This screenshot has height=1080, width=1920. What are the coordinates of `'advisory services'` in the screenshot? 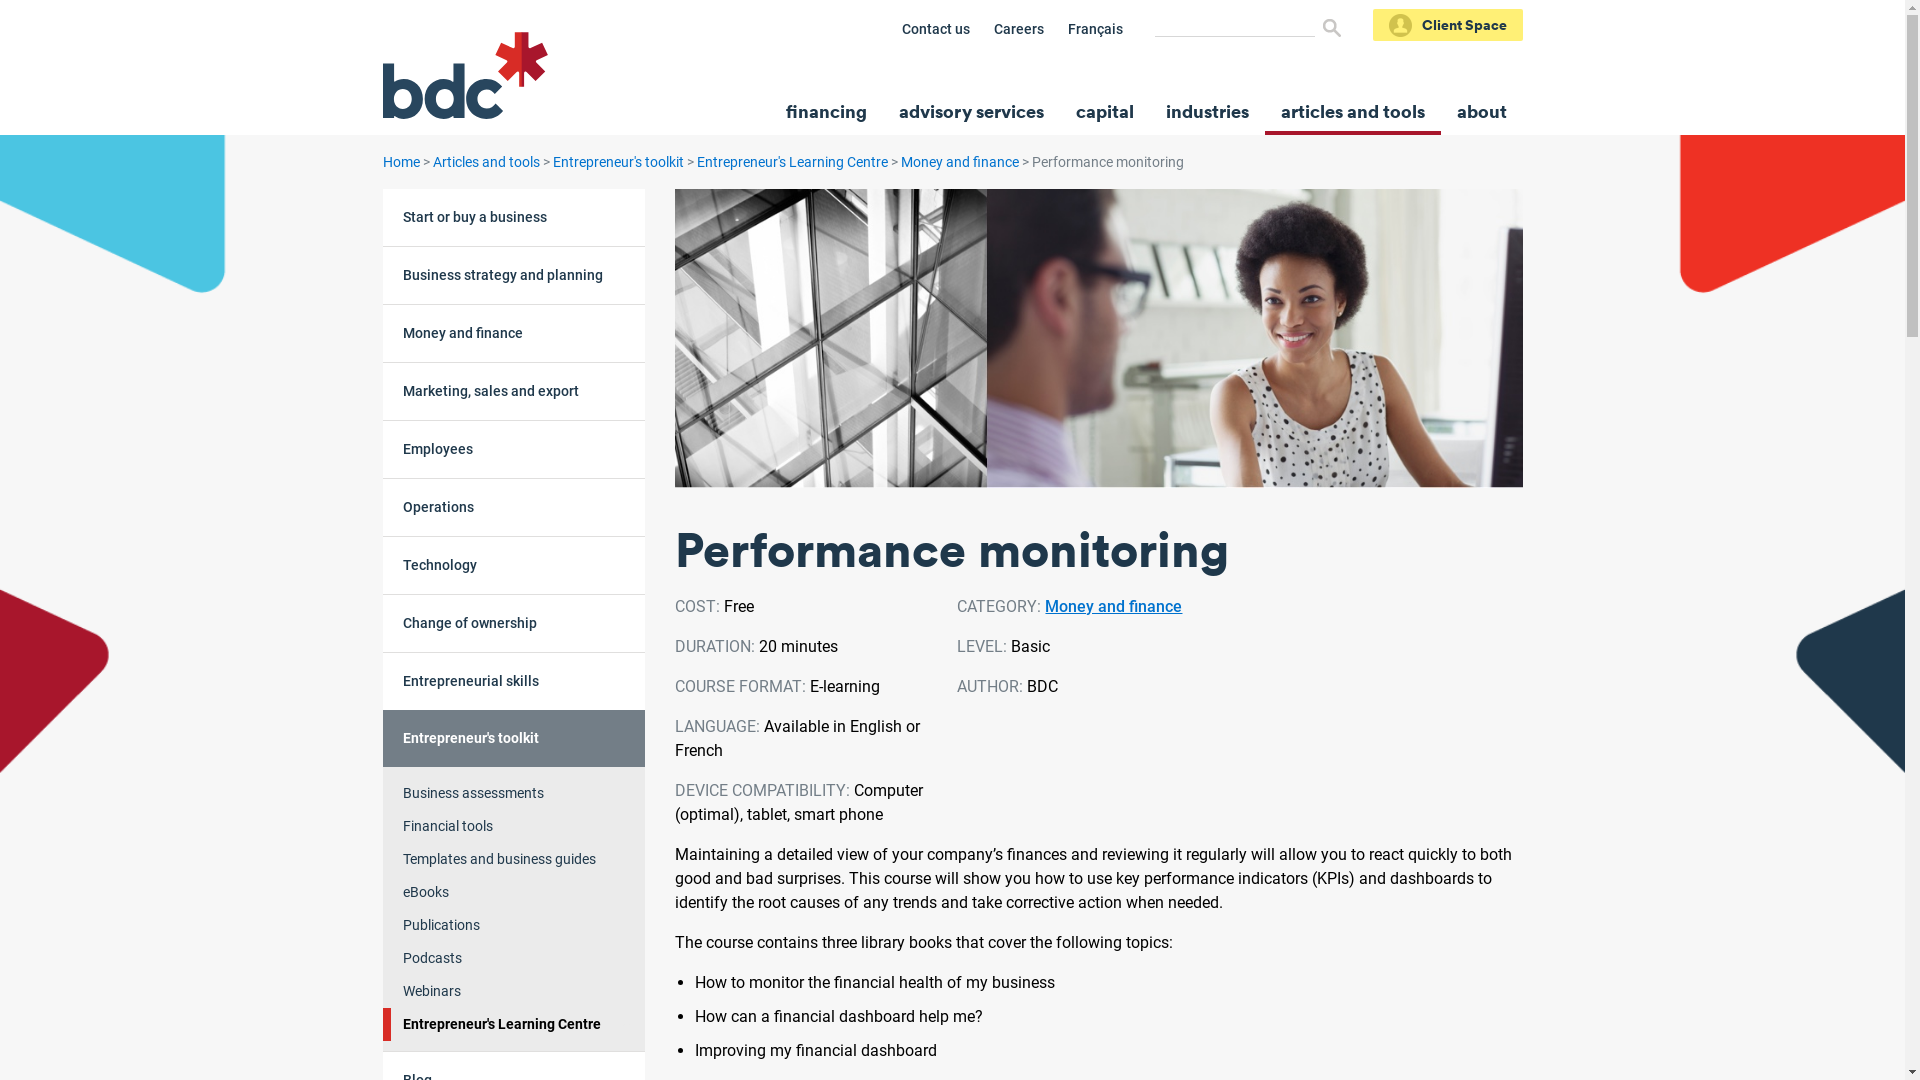 It's located at (970, 111).